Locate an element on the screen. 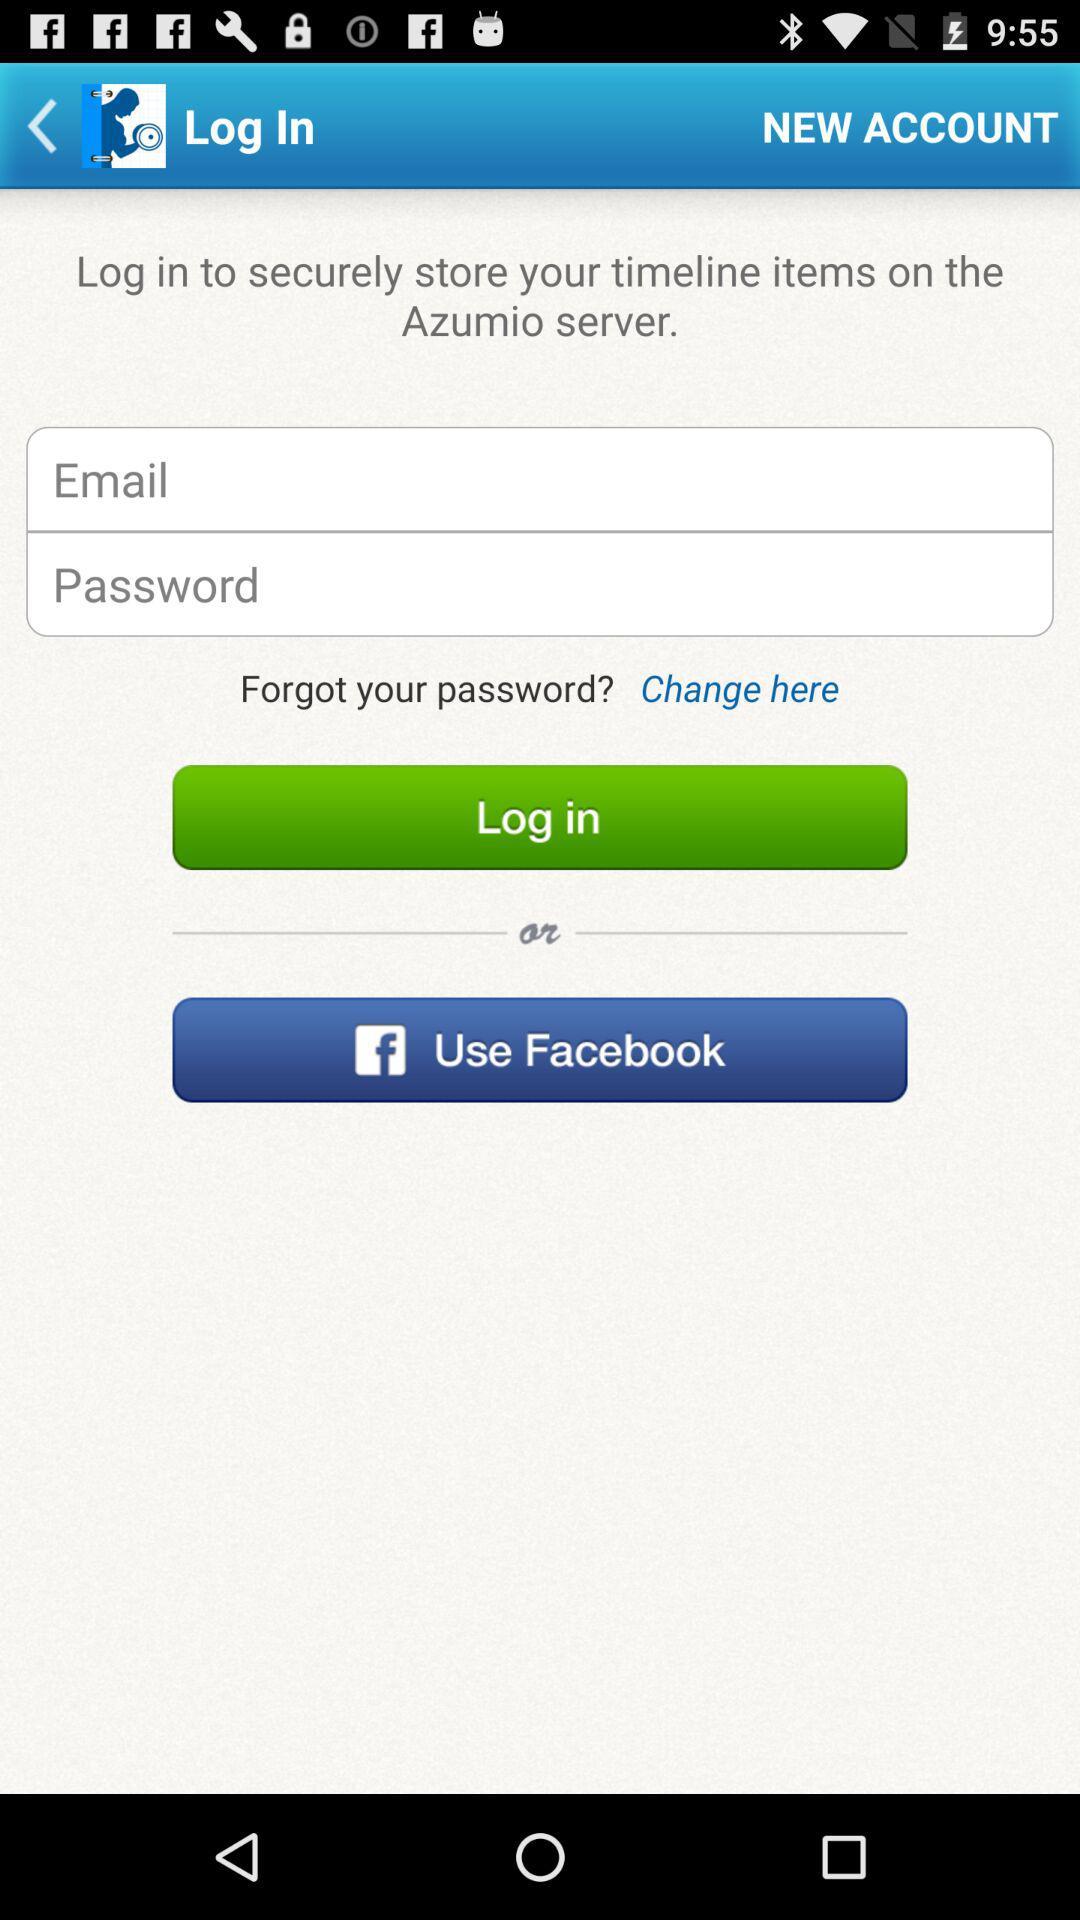 This screenshot has width=1080, height=1920. facebook is located at coordinates (540, 1049).